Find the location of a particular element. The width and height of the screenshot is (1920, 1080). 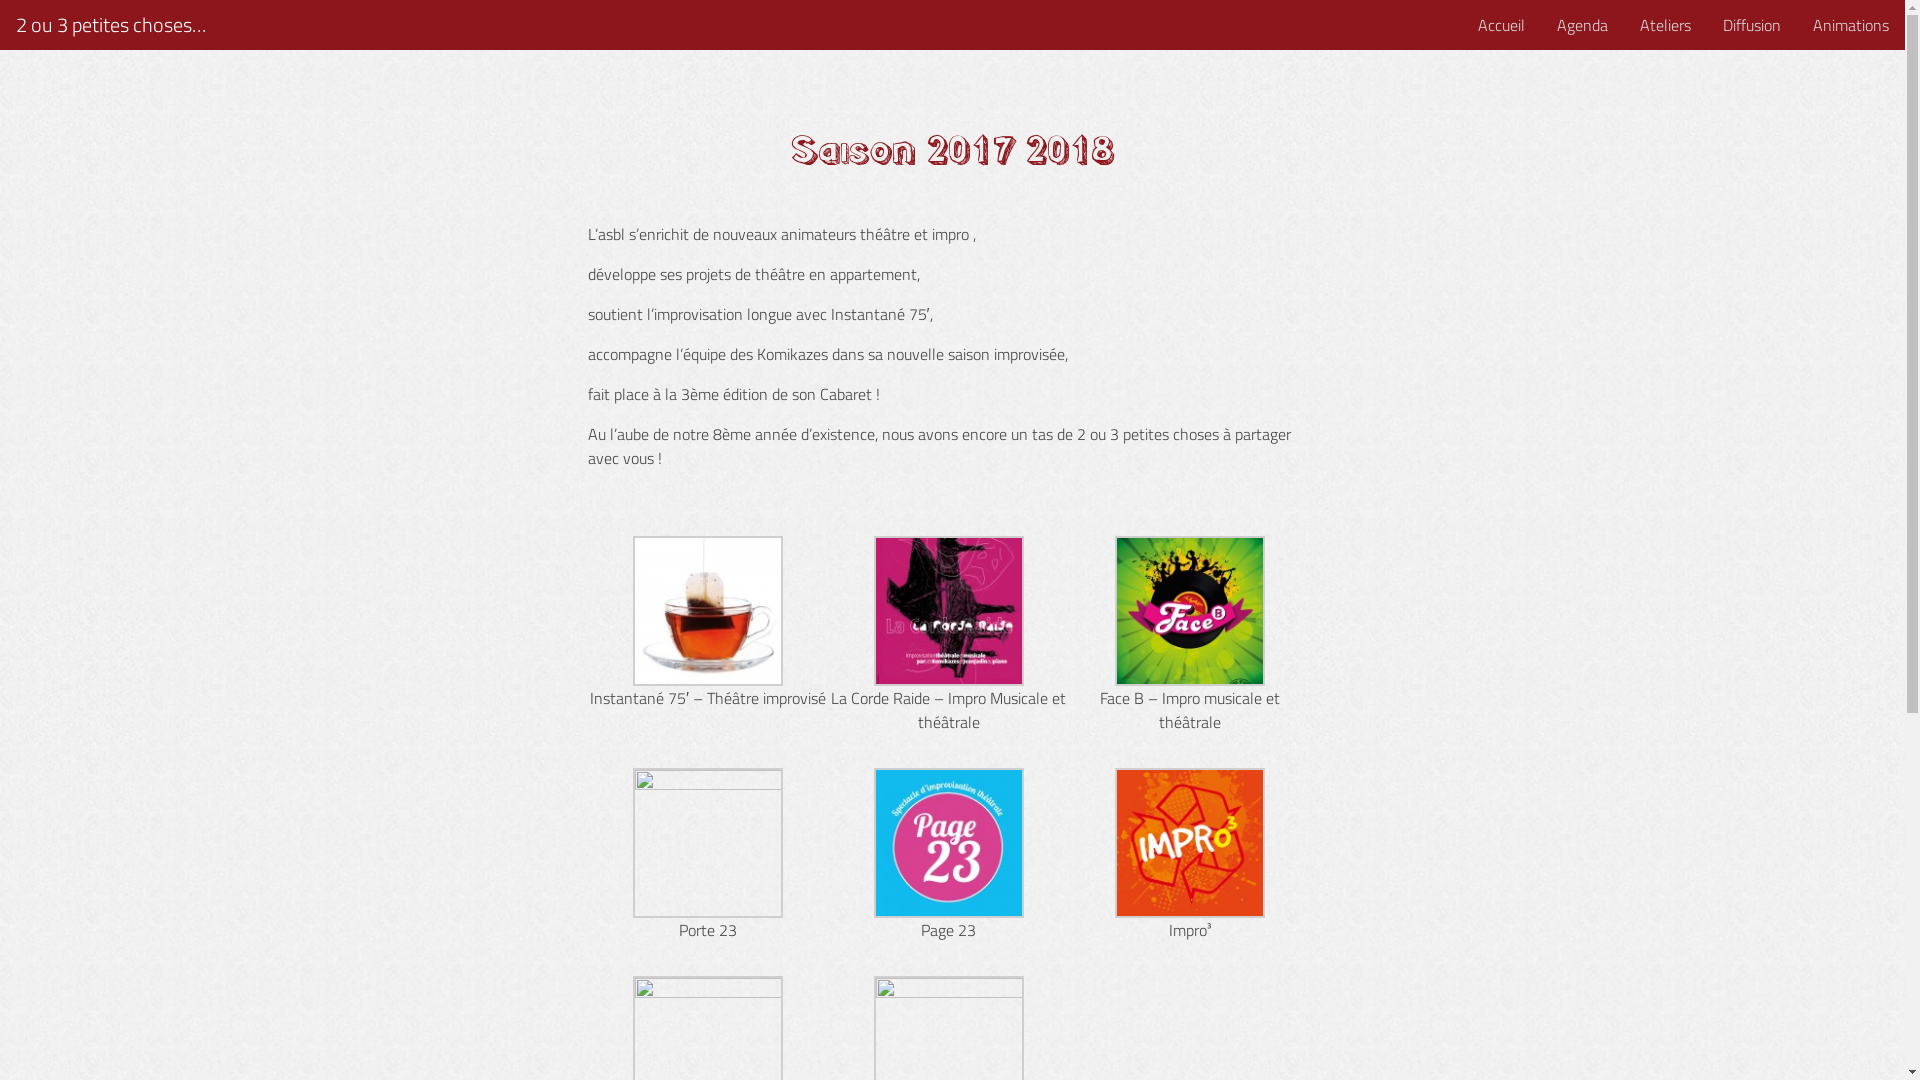

'Accueil' is located at coordinates (1501, 24).